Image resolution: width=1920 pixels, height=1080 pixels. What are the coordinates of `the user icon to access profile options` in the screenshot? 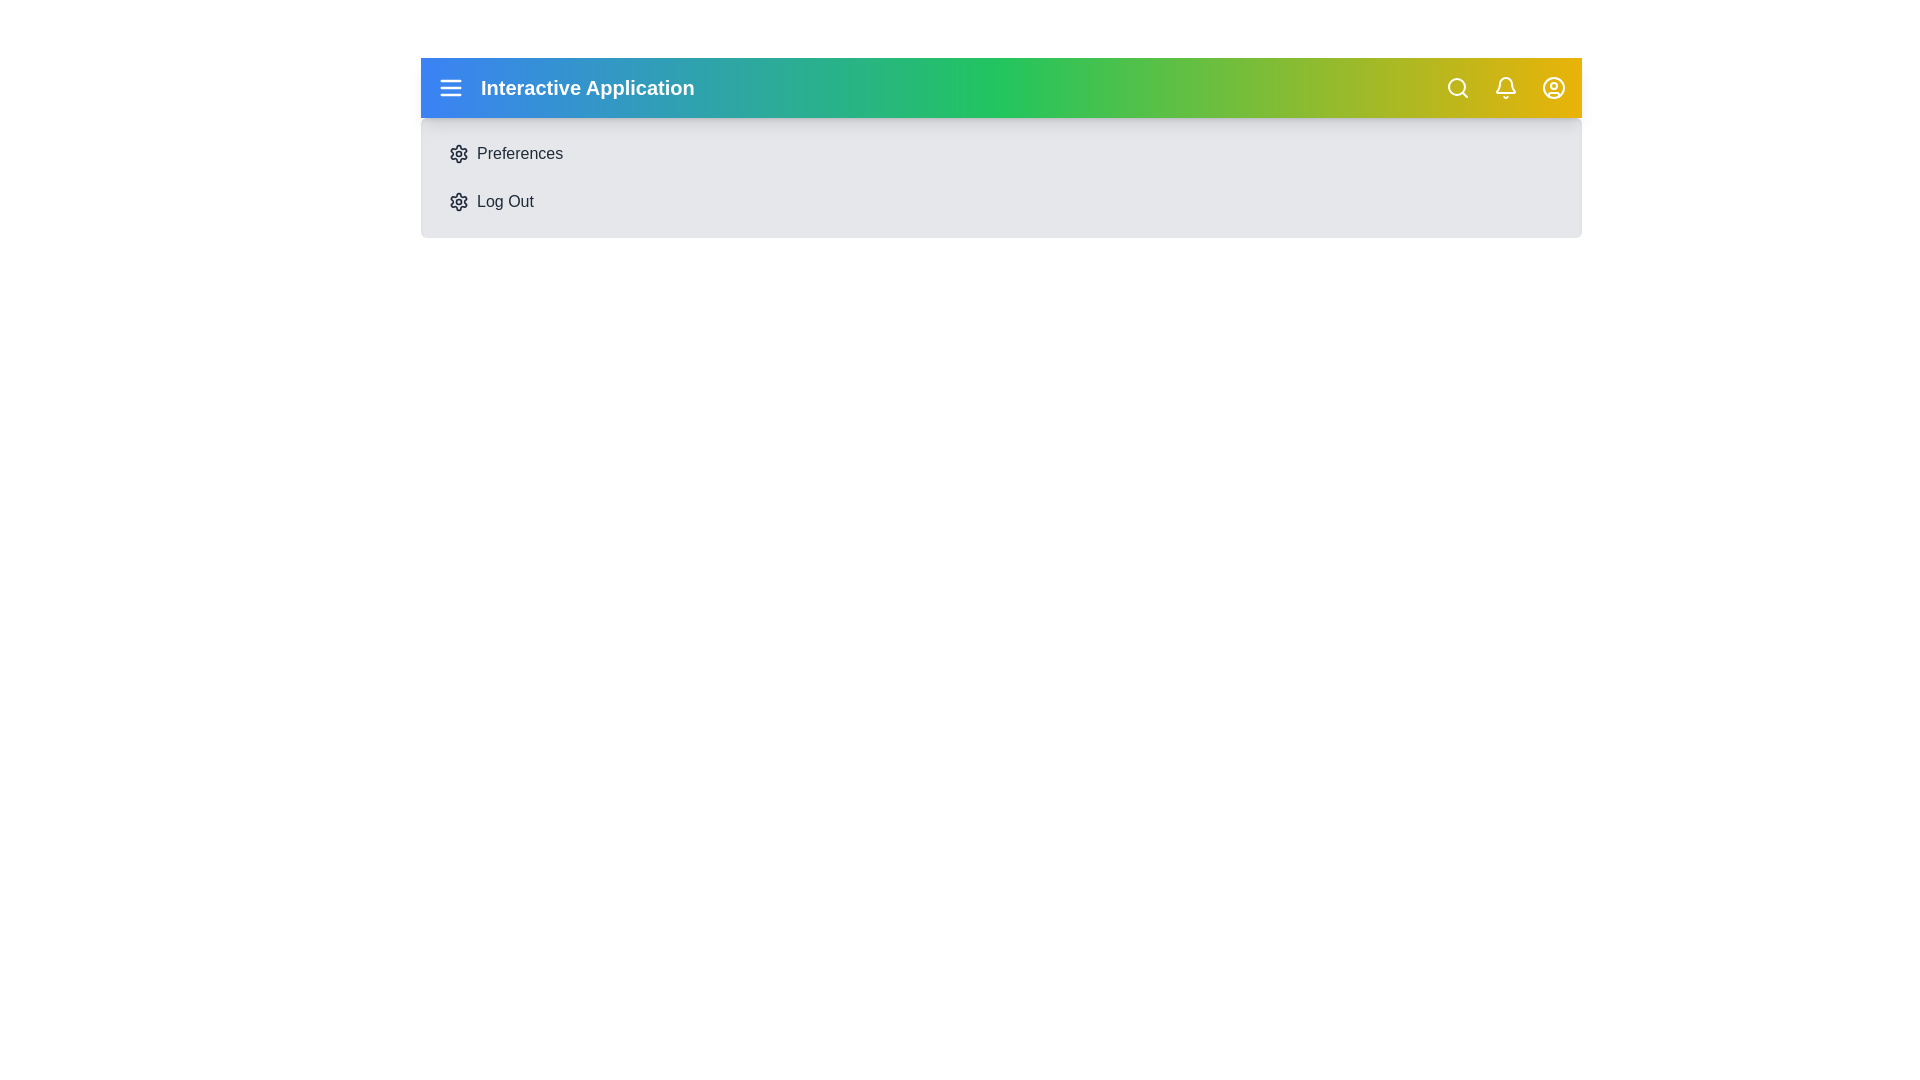 It's located at (1553, 87).